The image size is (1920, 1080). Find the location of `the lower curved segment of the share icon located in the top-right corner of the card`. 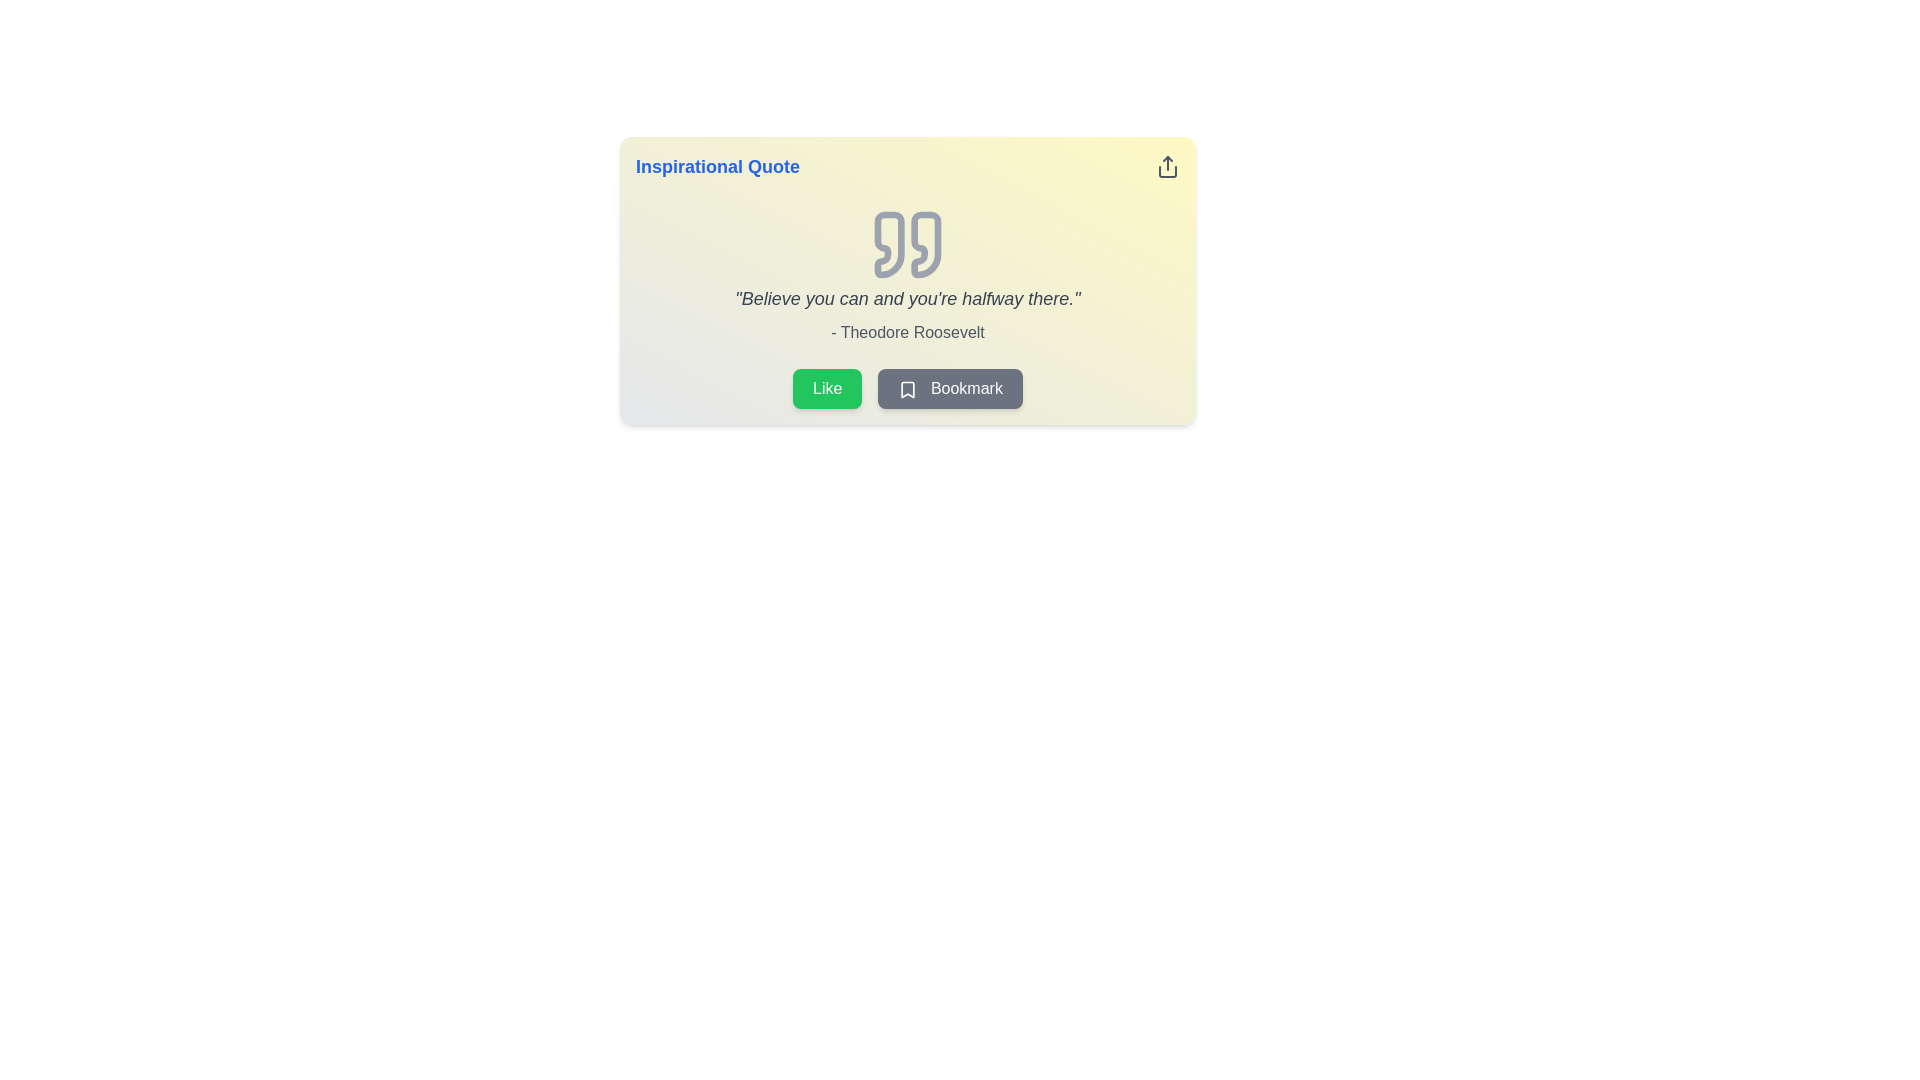

the lower curved segment of the share icon located in the top-right corner of the card is located at coordinates (1167, 171).